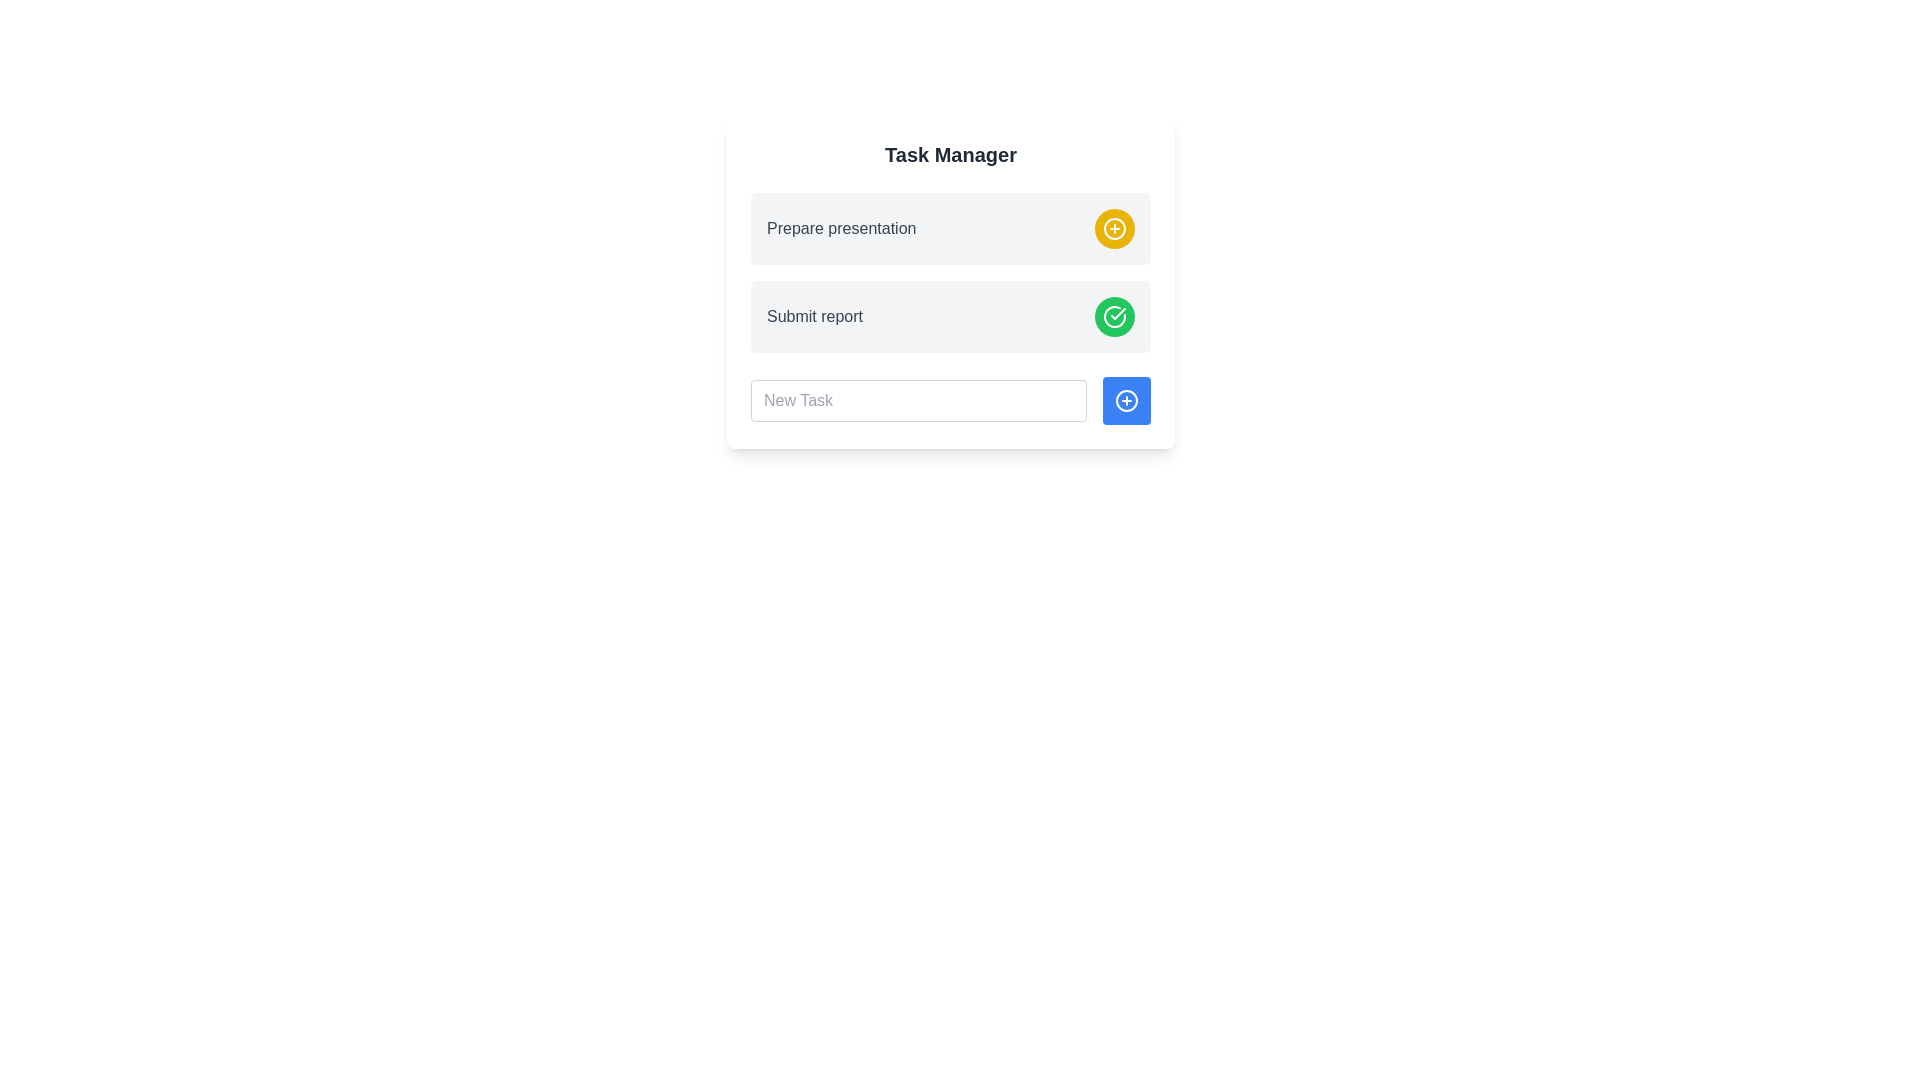  What do you see at coordinates (1127, 401) in the screenshot?
I see `the circular icon button with a blue background and a white outlined plus sign located in the bottom-right corner next to the 'New Task' input field` at bounding box center [1127, 401].